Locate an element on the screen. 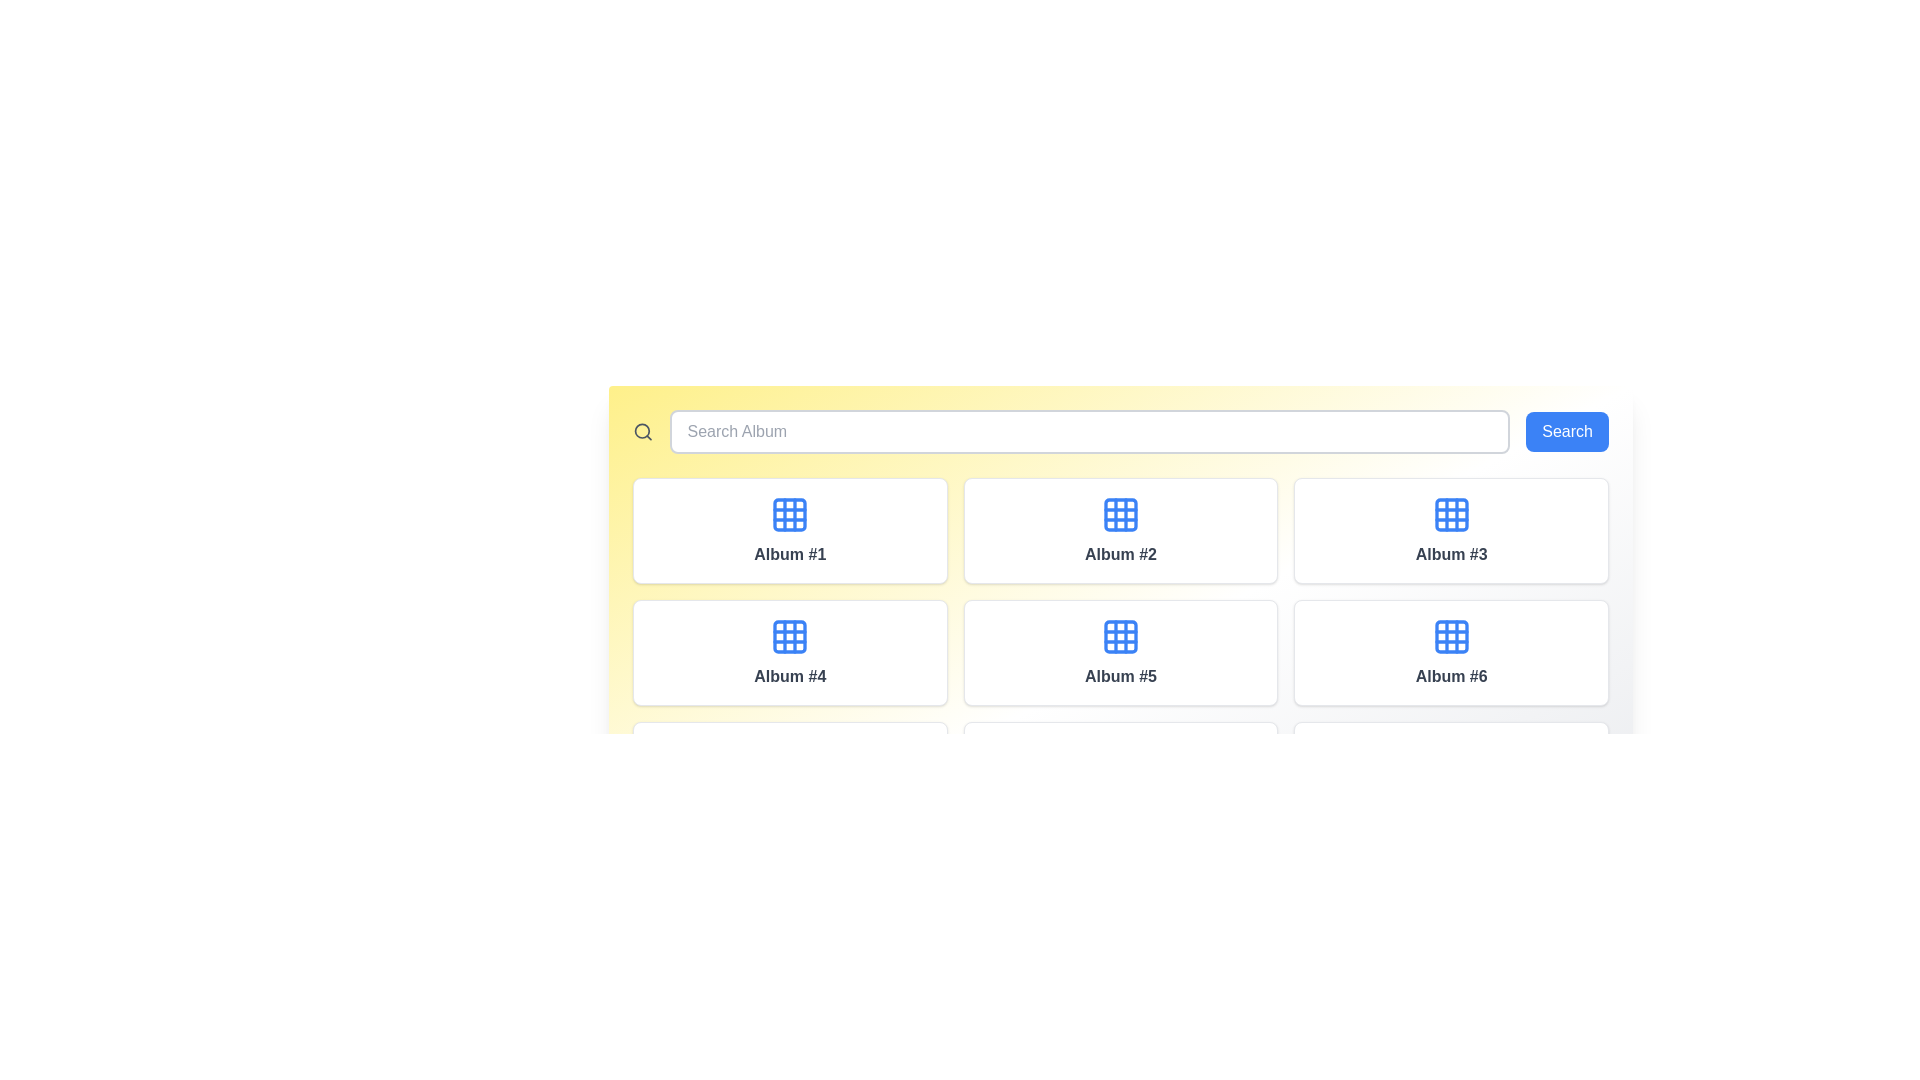 Image resolution: width=1920 pixels, height=1080 pixels. the top-left square of the grid icon representing 'Album 6' in the albums grid is located at coordinates (1451, 636).